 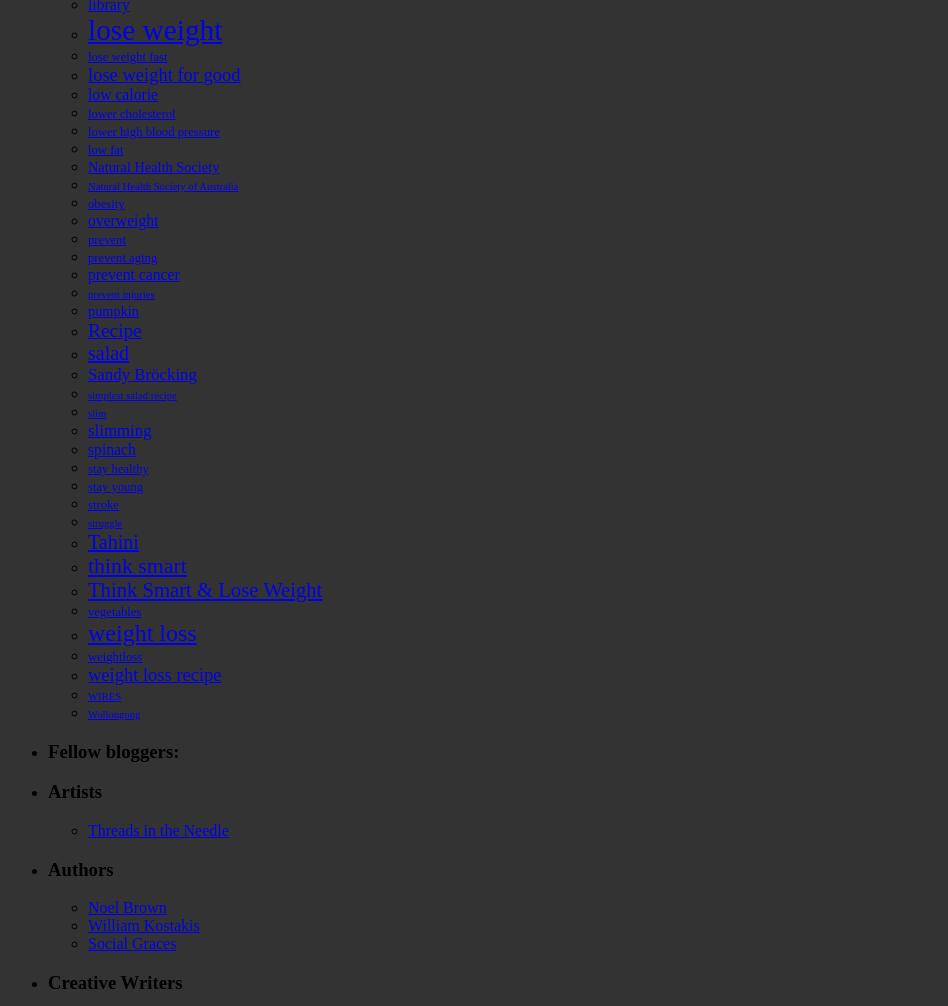 I want to click on 'lower cholesterol', so click(x=130, y=112).